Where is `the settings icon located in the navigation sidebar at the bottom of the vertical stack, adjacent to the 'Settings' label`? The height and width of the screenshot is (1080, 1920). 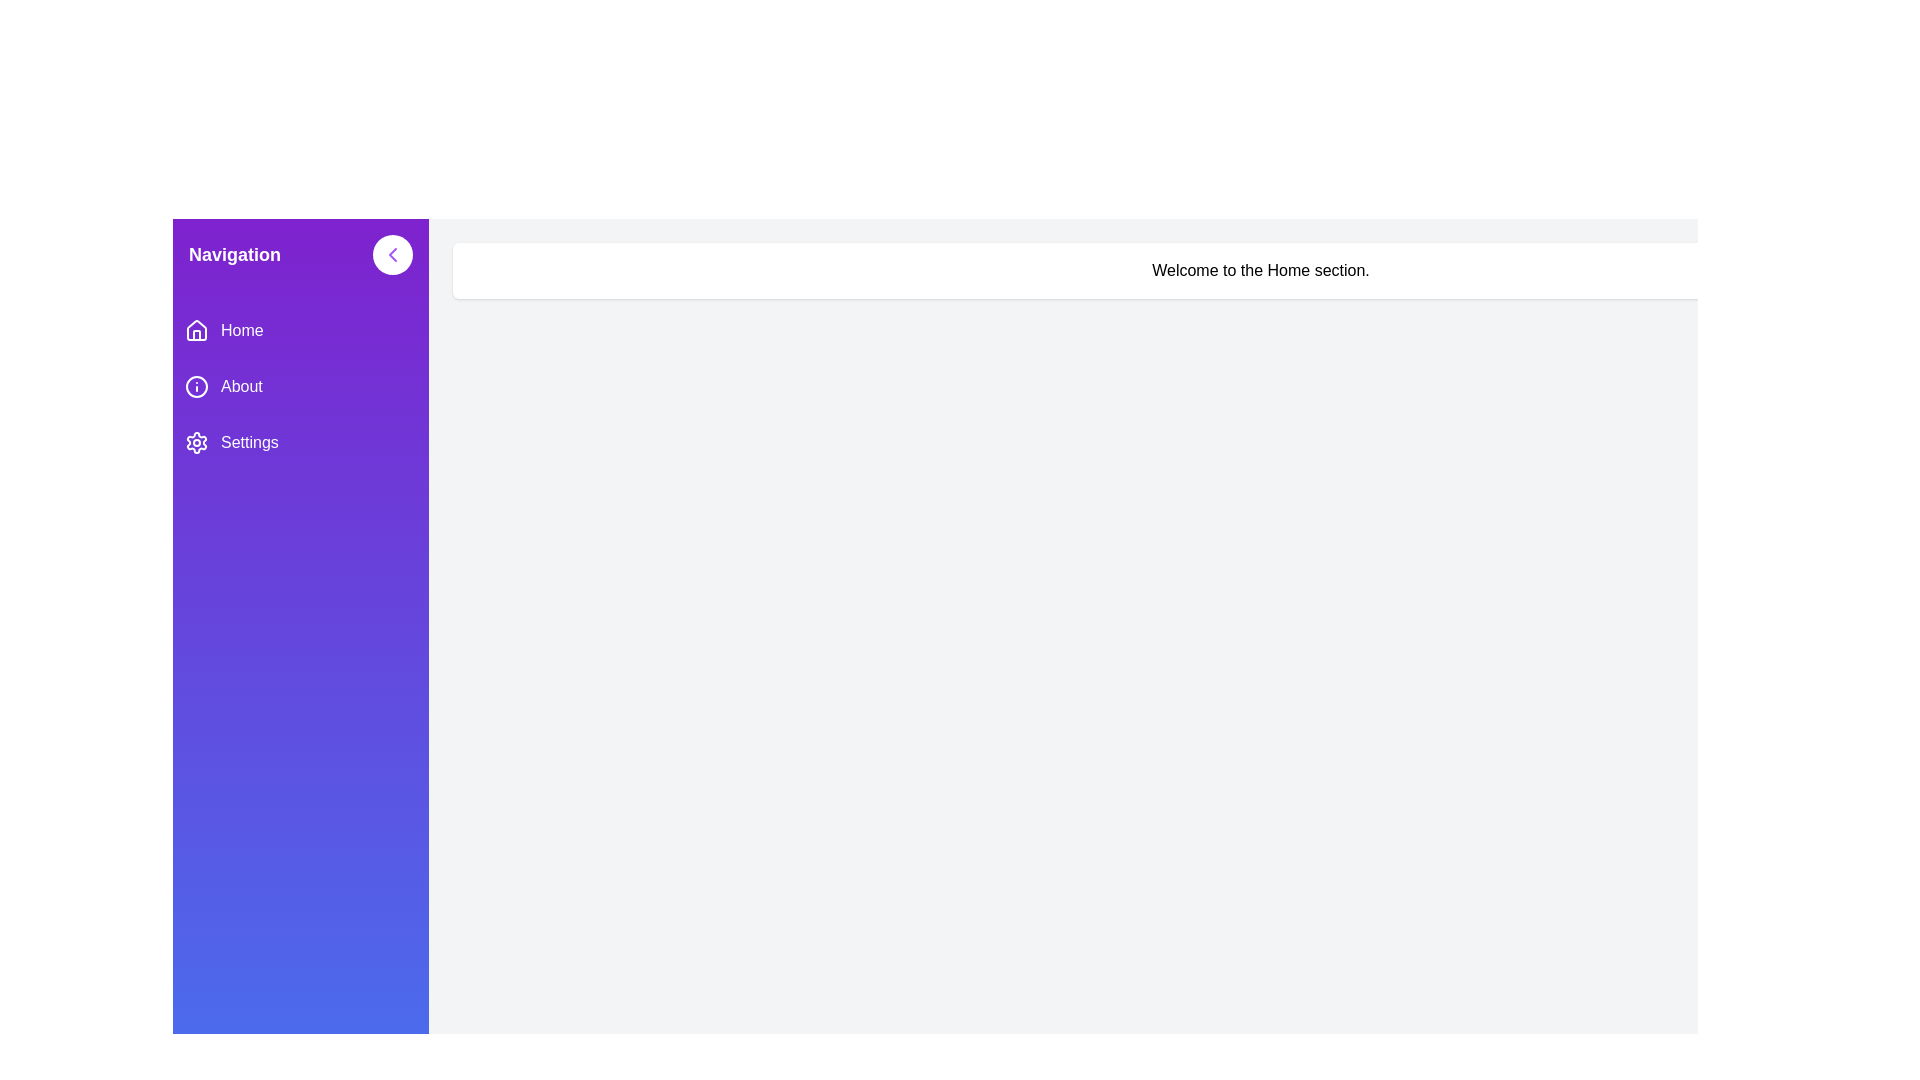
the settings icon located in the navigation sidebar at the bottom of the vertical stack, adjacent to the 'Settings' label is located at coordinates (196, 442).